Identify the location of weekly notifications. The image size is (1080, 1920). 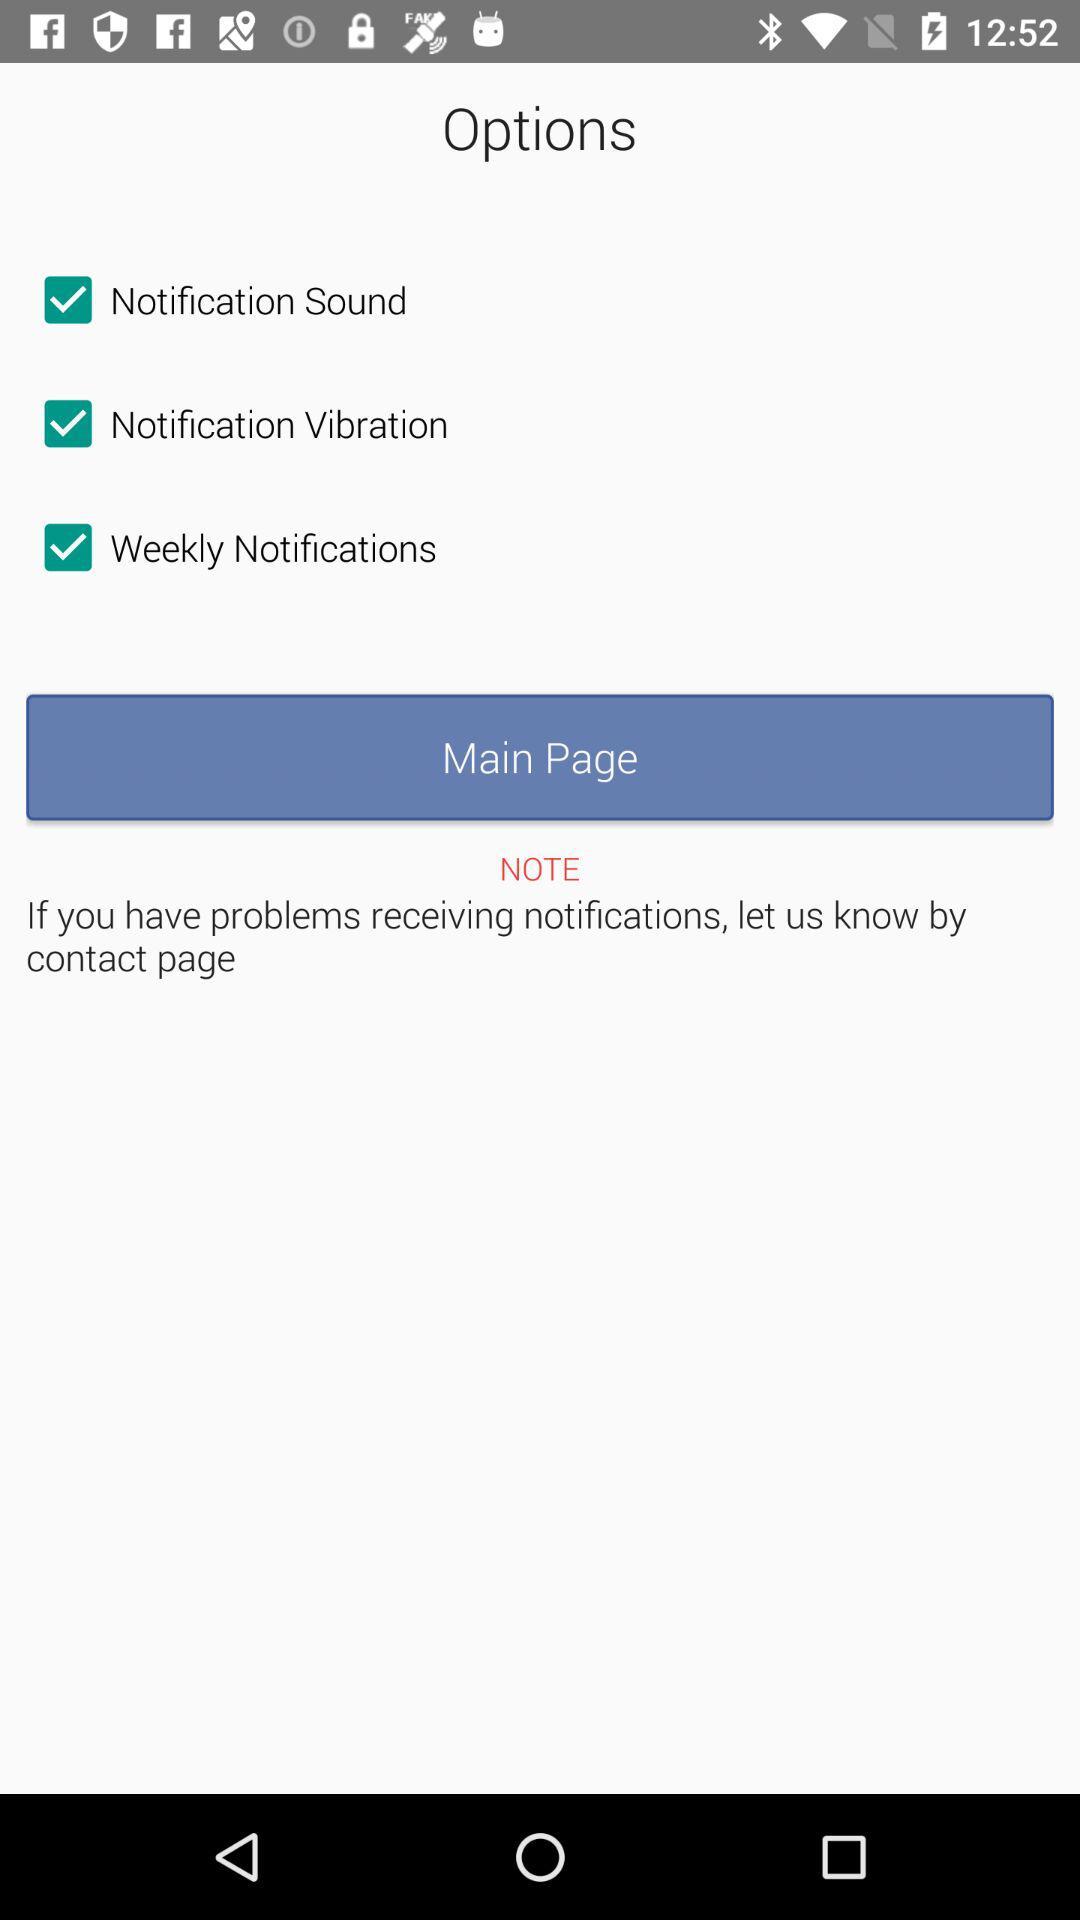
(230, 547).